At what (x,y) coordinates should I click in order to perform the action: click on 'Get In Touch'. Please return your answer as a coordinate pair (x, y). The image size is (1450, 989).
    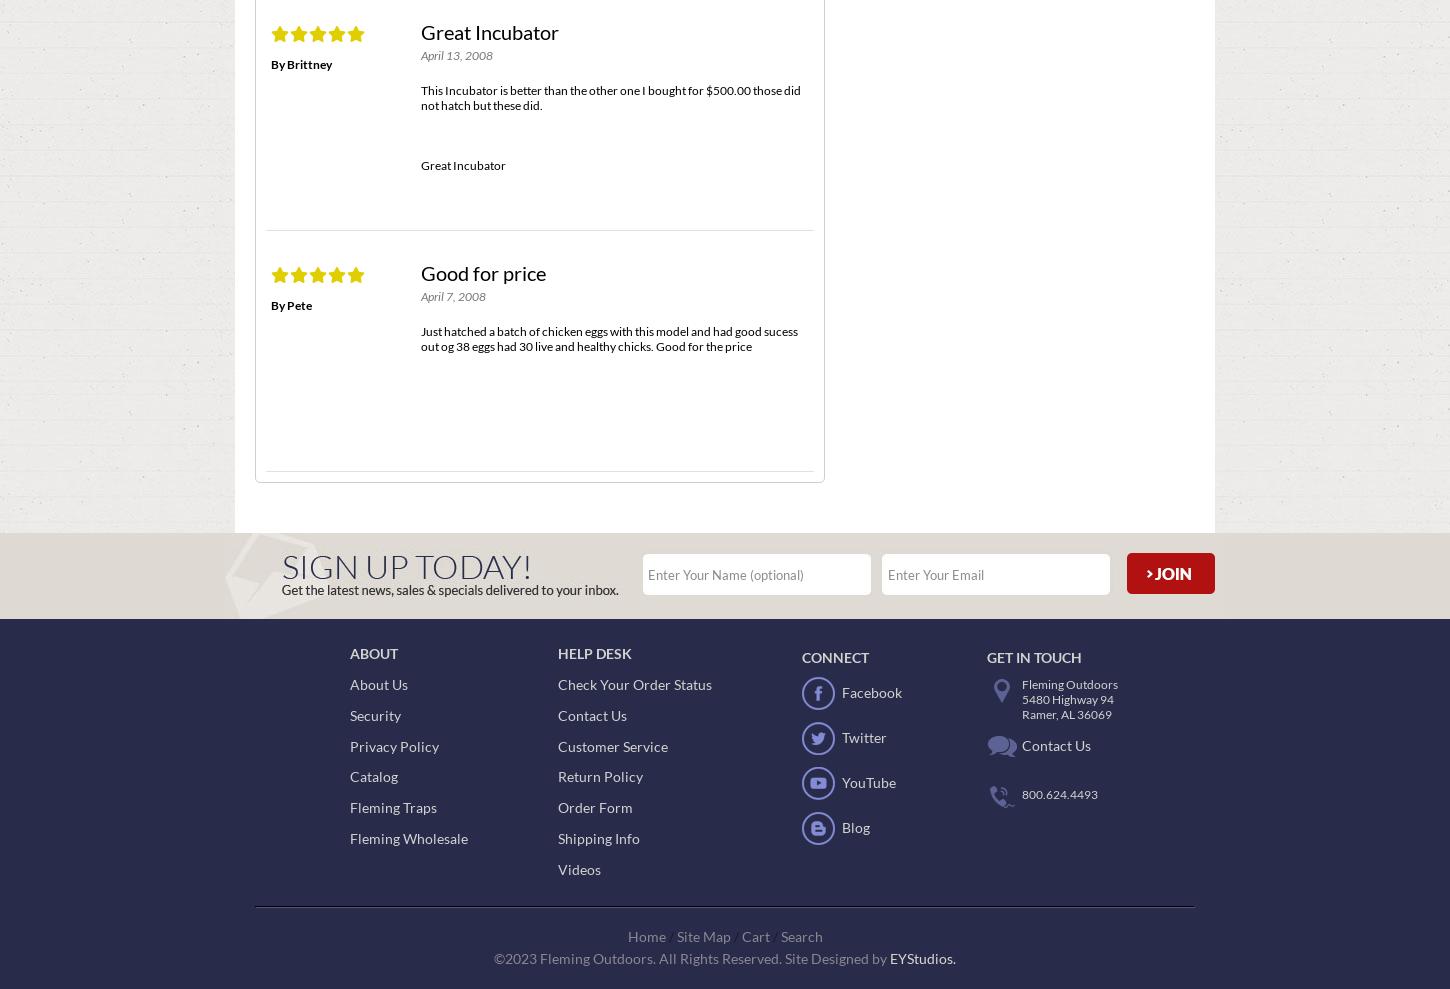
    Looking at the image, I should click on (987, 657).